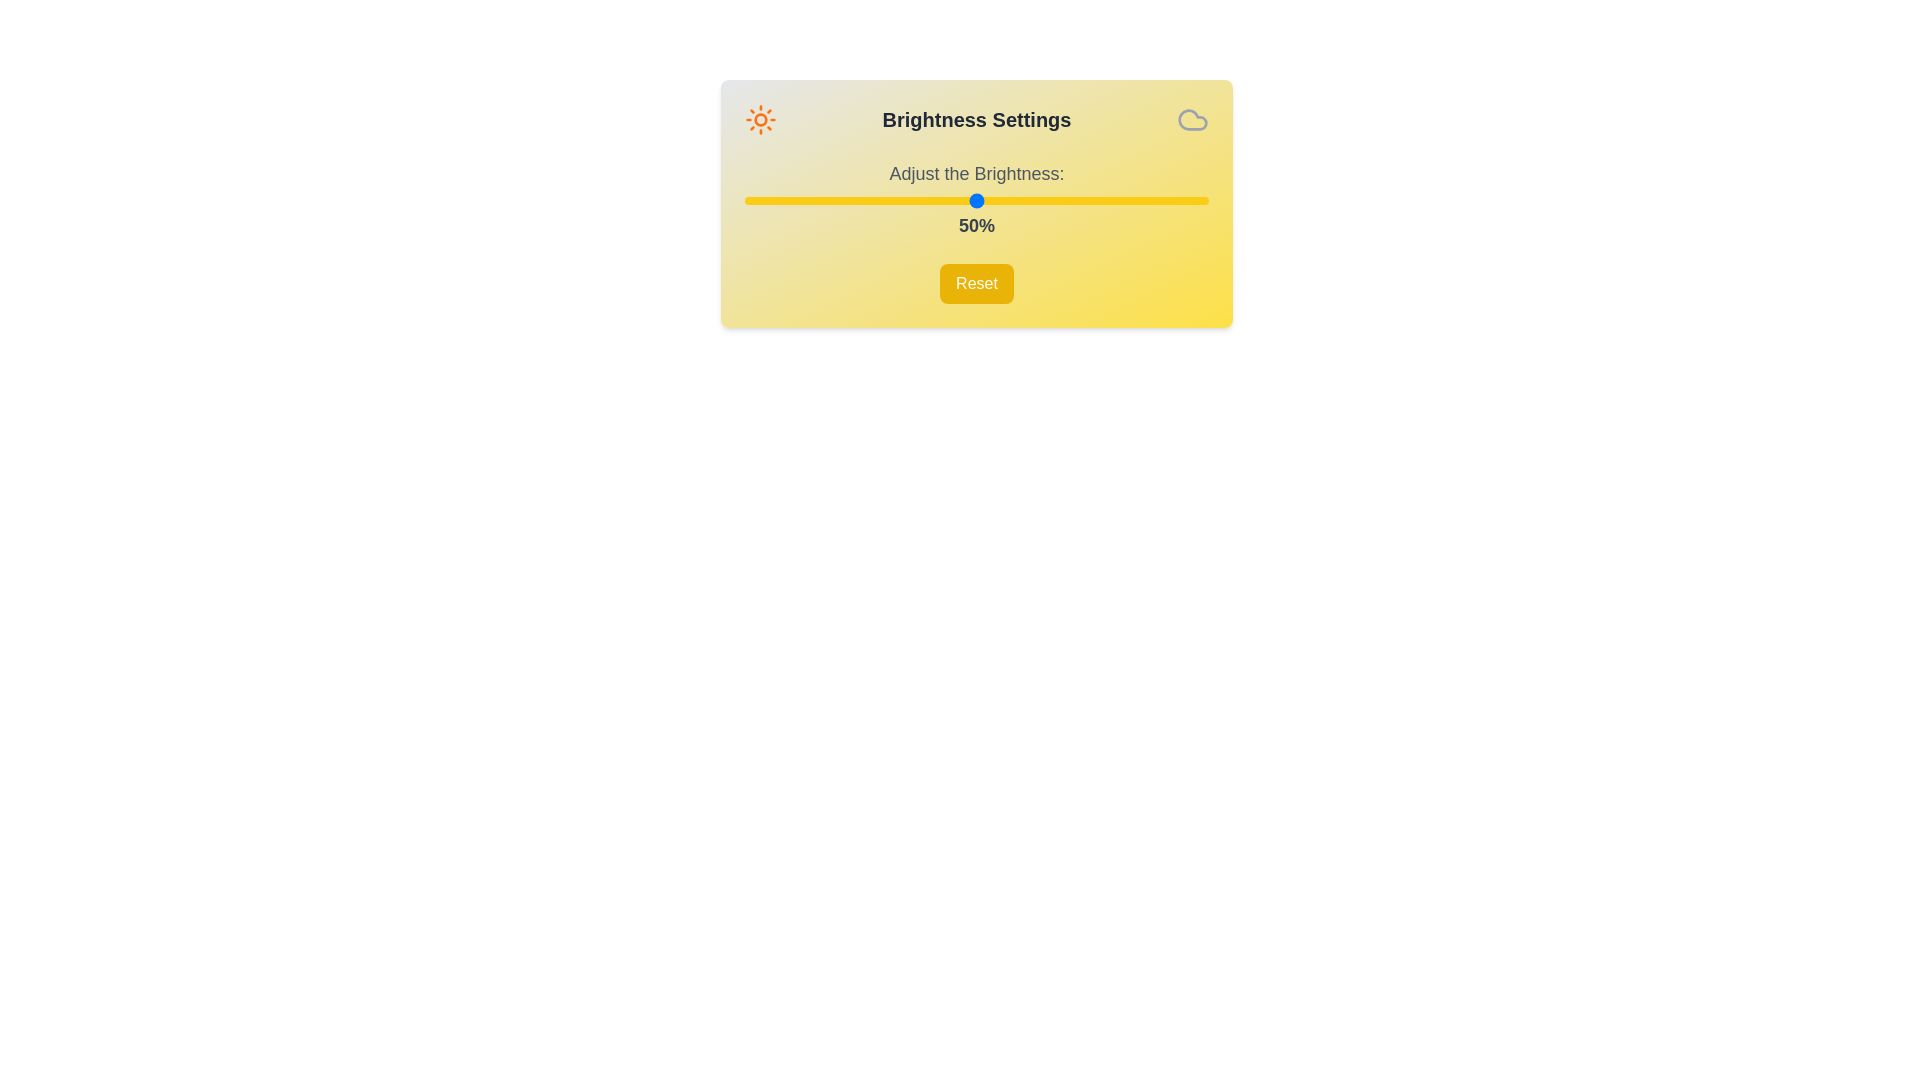  I want to click on the brightness slider to set the brightness level to 76%, so click(1096, 200).